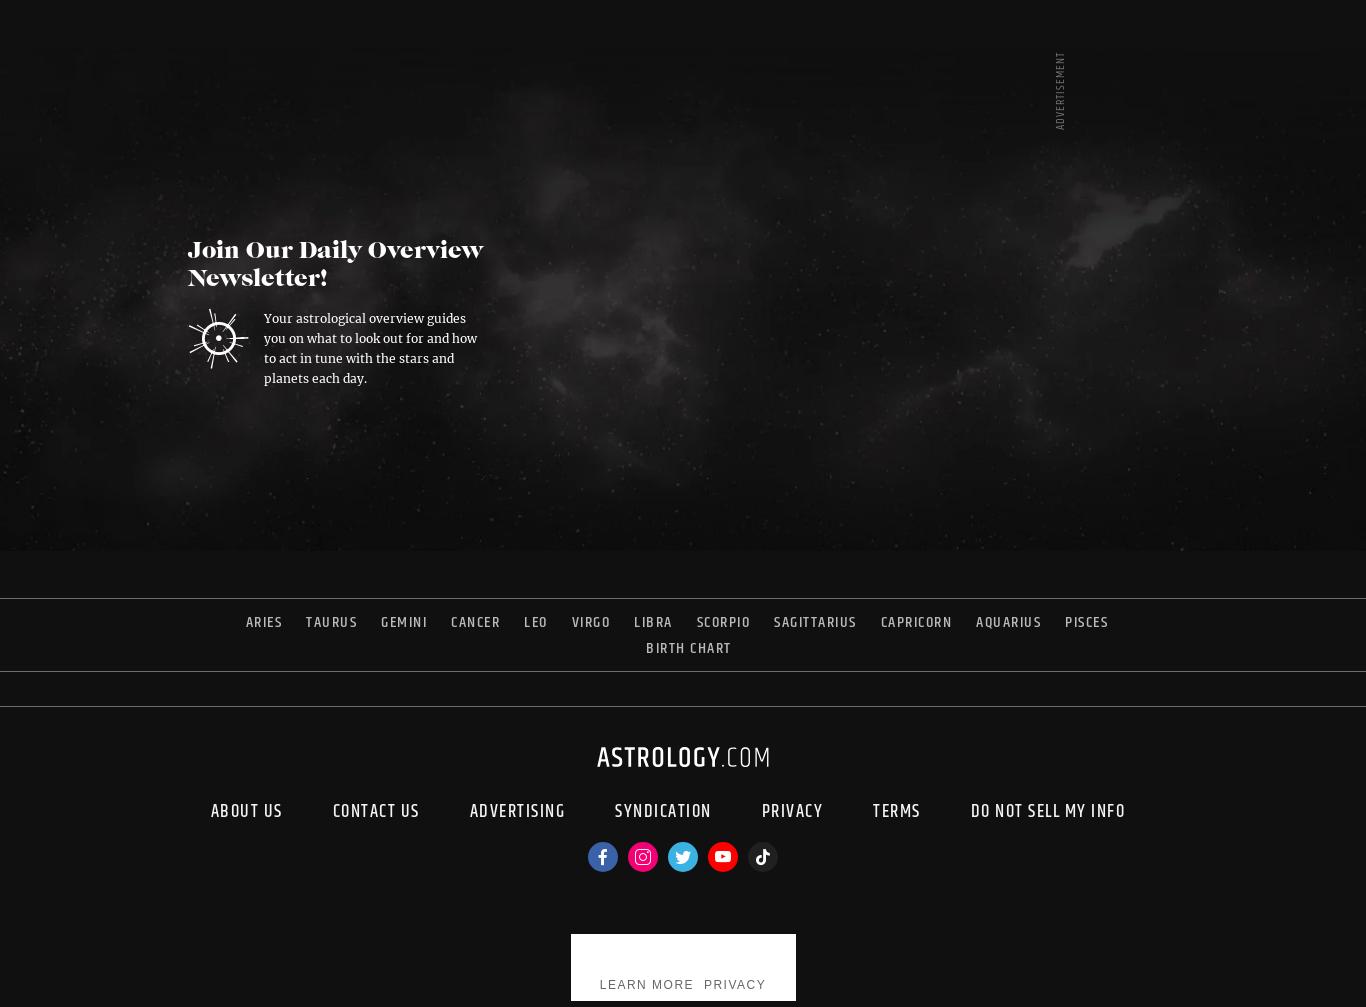  I want to click on 'Learn More', so click(645, 984).